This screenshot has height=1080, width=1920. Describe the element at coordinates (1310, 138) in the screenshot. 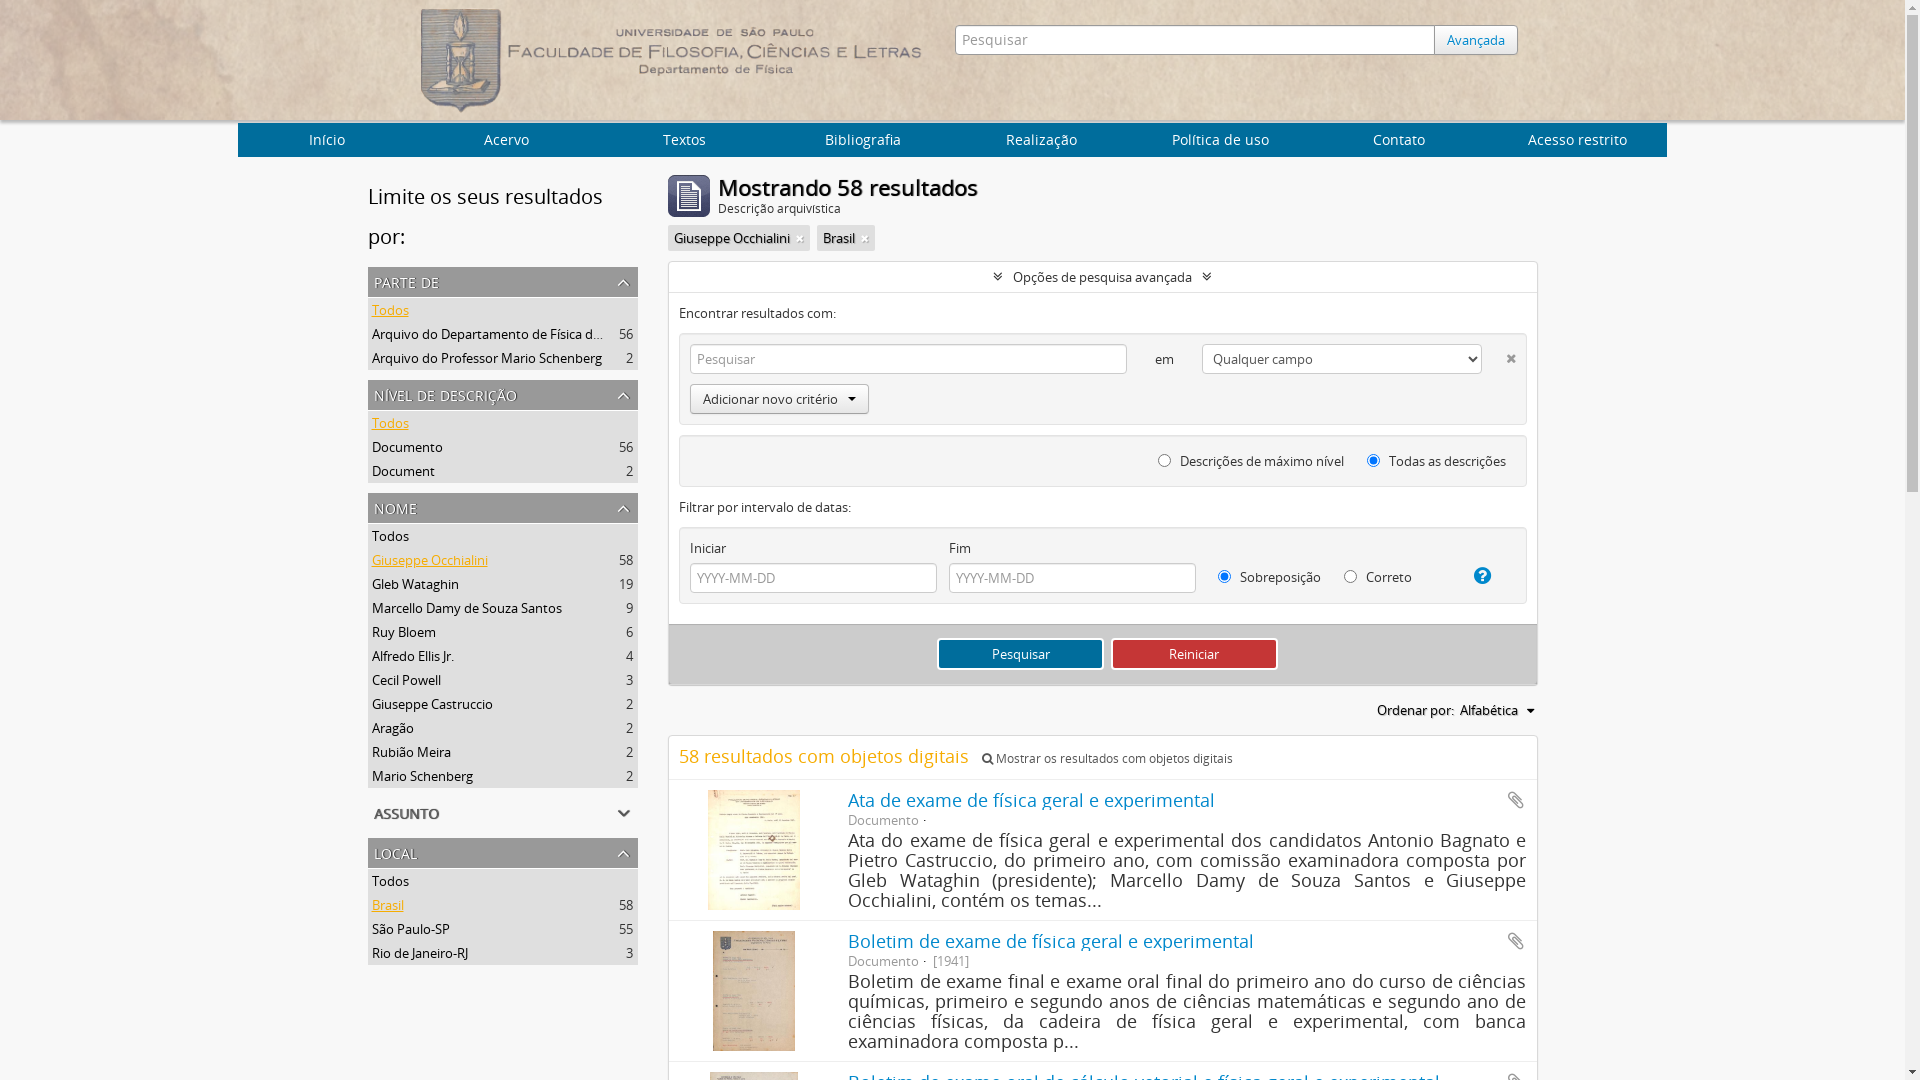

I see `'Contato'` at that location.